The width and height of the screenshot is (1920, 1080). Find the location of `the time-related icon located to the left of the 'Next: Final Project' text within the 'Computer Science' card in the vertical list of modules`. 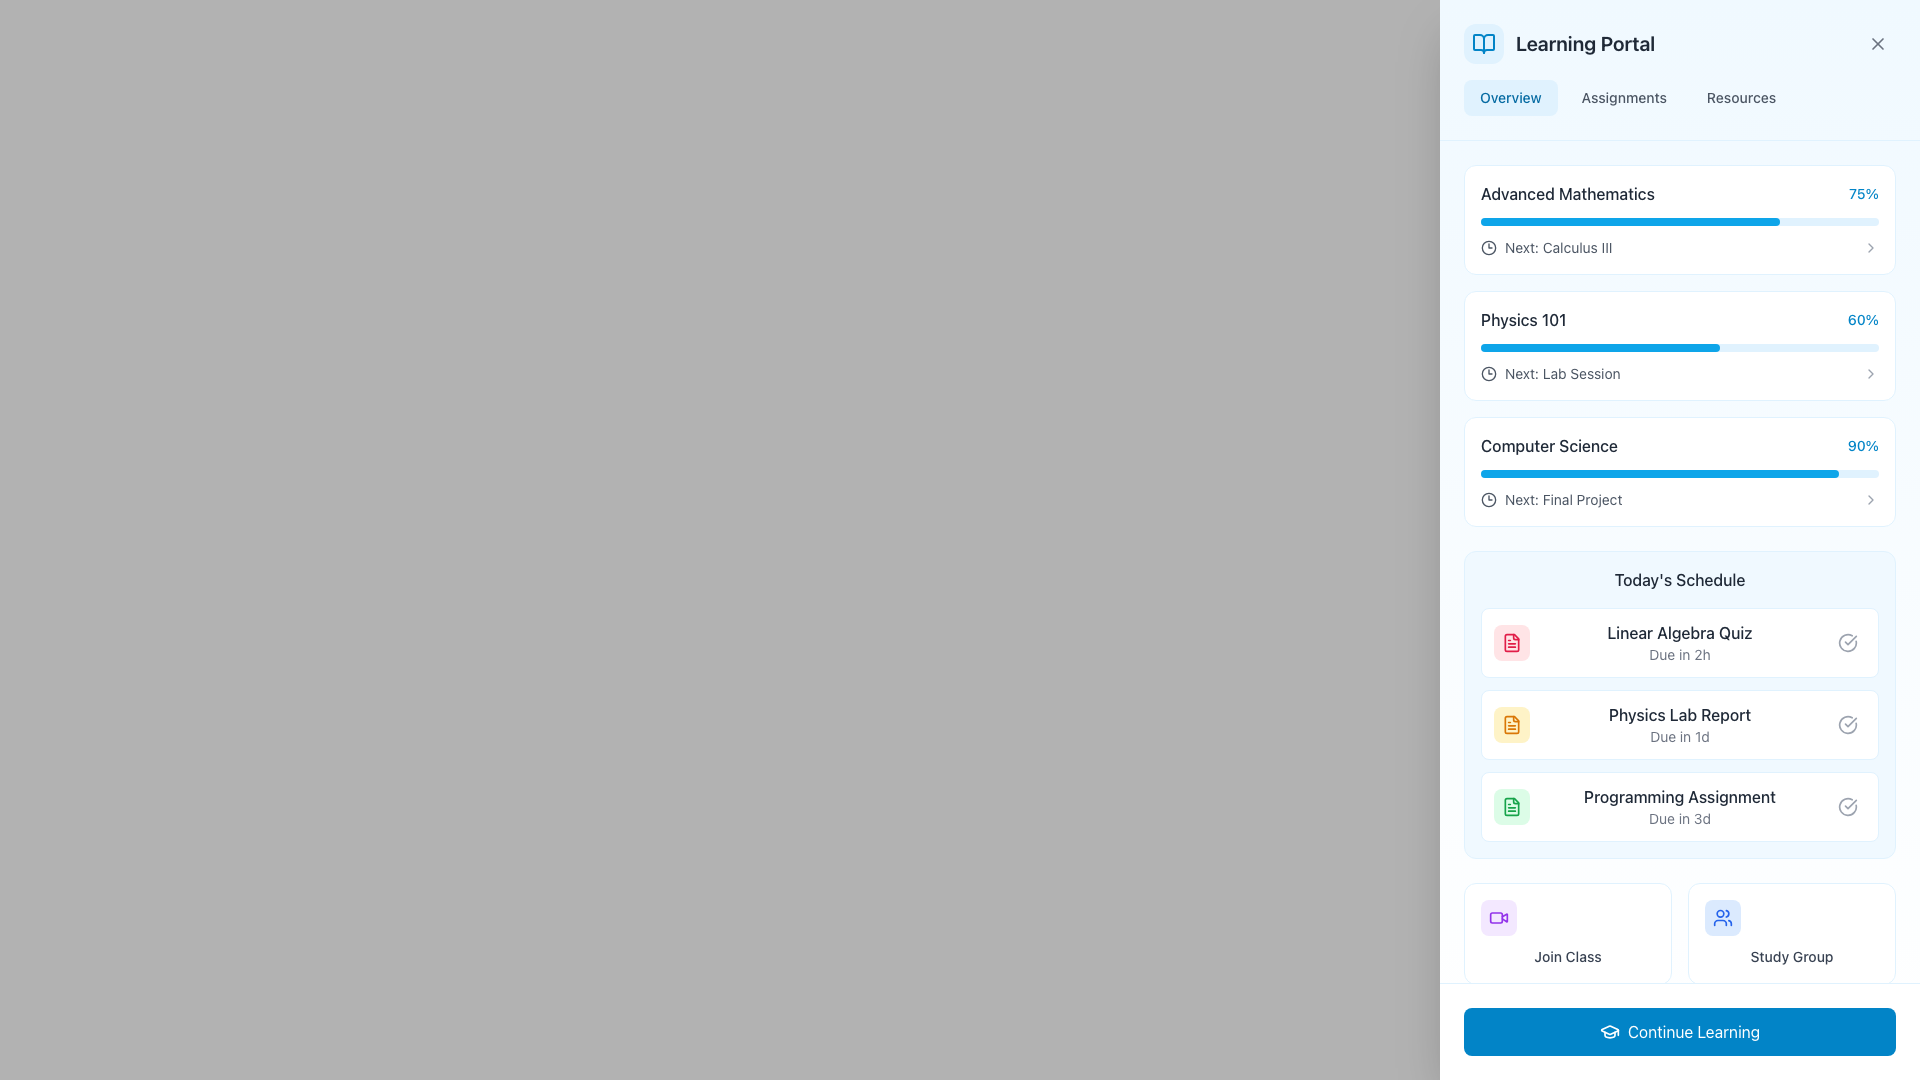

the time-related icon located to the left of the 'Next: Final Project' text within the 'Computer Science' card in the vertical list of modules is located at coordinates (1488, 499).